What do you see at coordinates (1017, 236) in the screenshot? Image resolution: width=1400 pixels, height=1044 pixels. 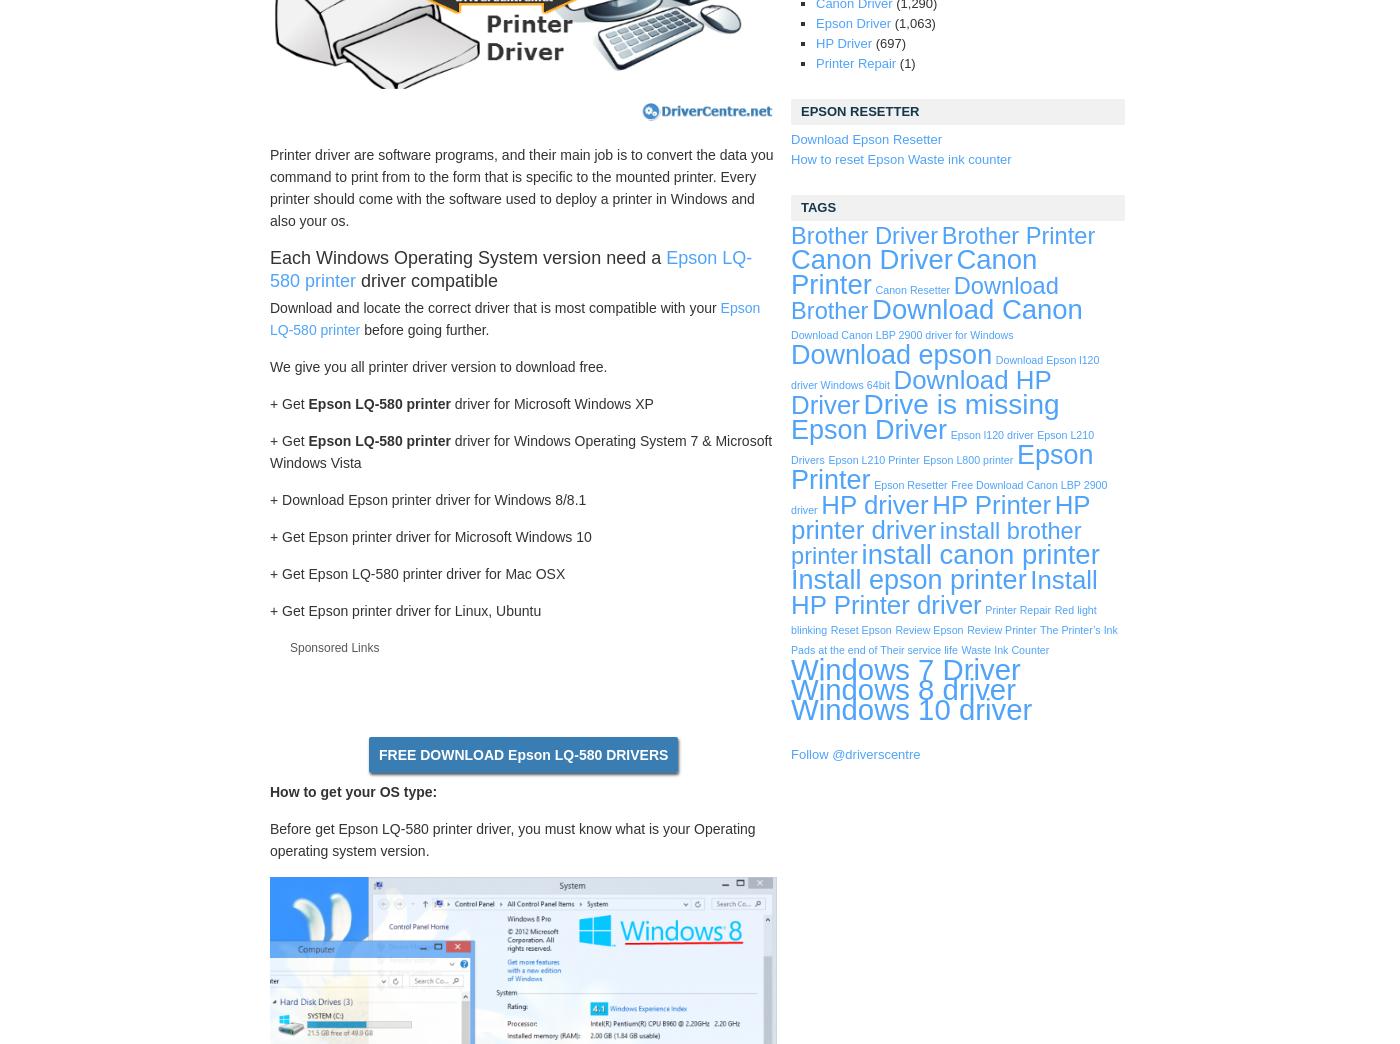 I see `'Brother Printer'` at bounding box center [1017, 236].